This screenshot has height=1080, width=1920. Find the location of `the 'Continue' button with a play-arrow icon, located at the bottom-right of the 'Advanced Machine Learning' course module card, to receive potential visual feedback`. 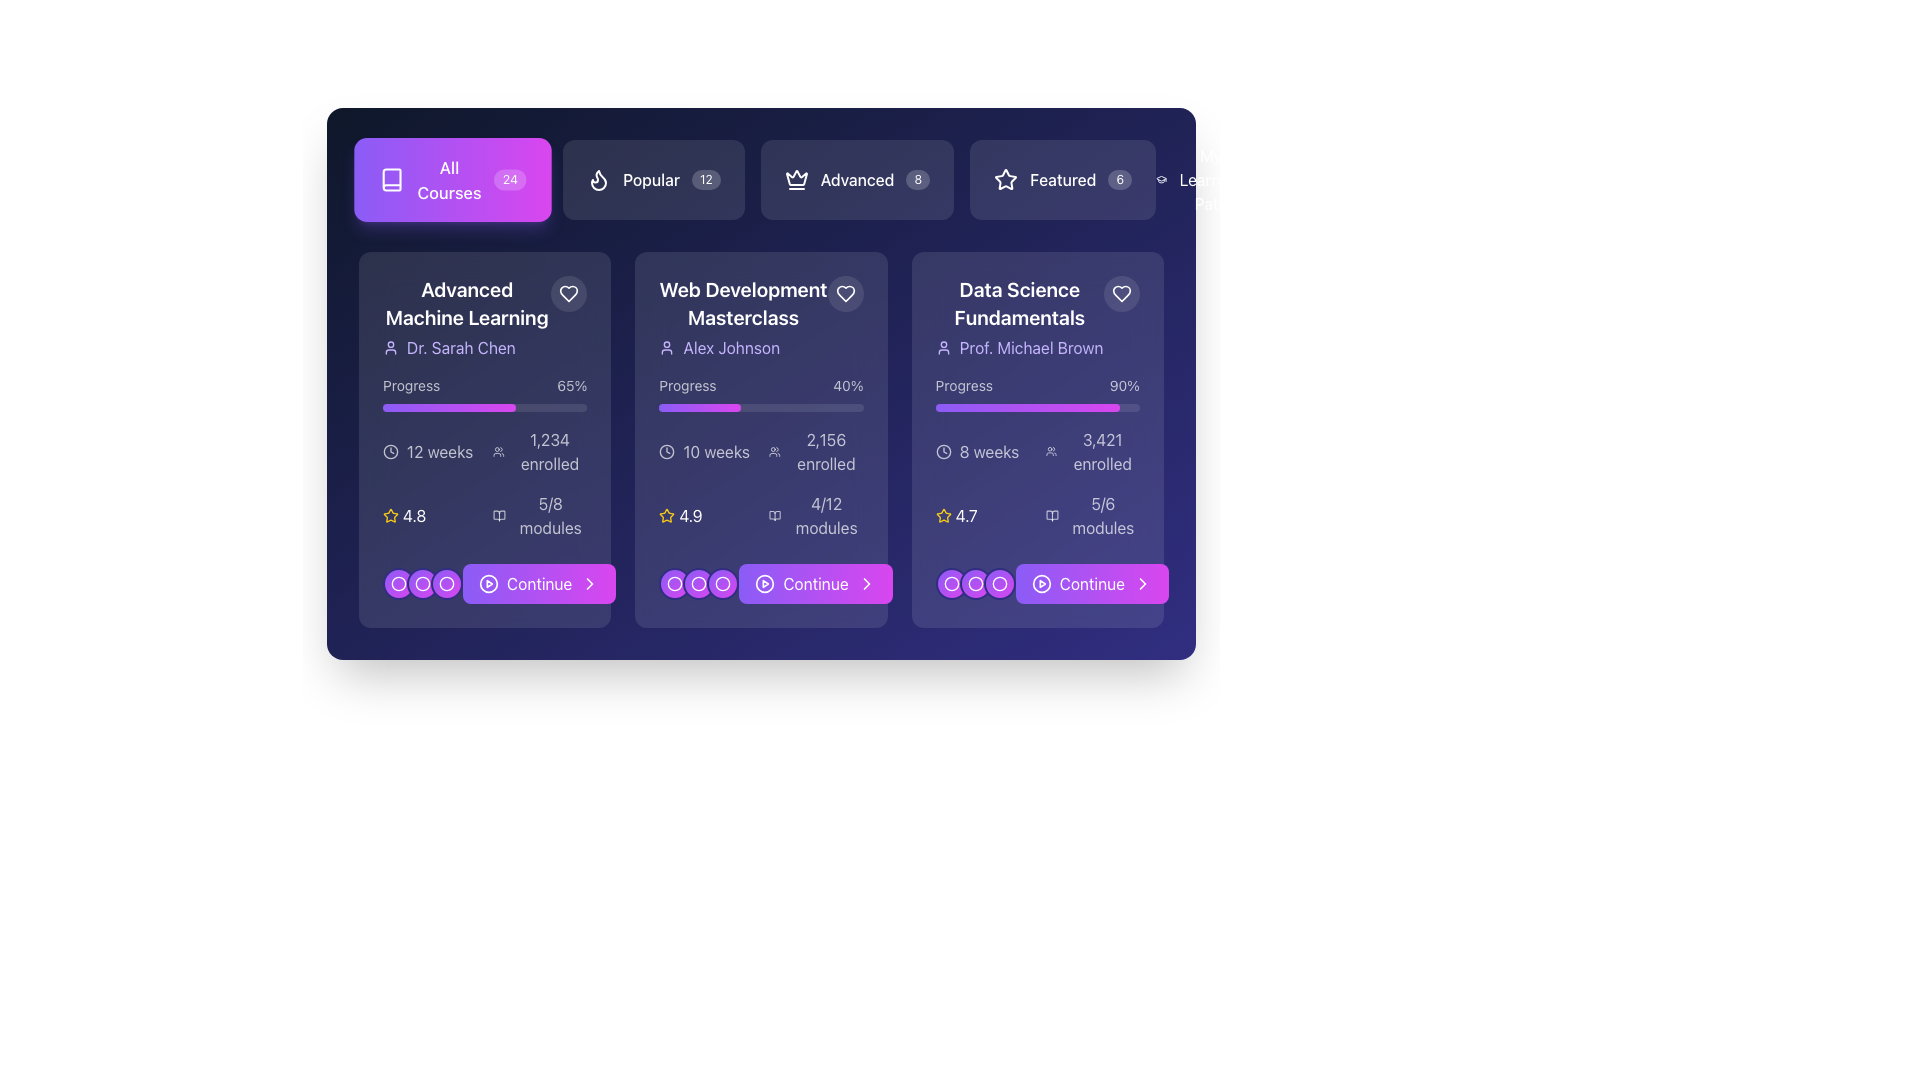

the 'Continue' button with a play-arrow icon, located at the bottom-right of the 'Advanced Machine Learning' course module card, to receive potential visual feedback is located at coordinates (485, 583).